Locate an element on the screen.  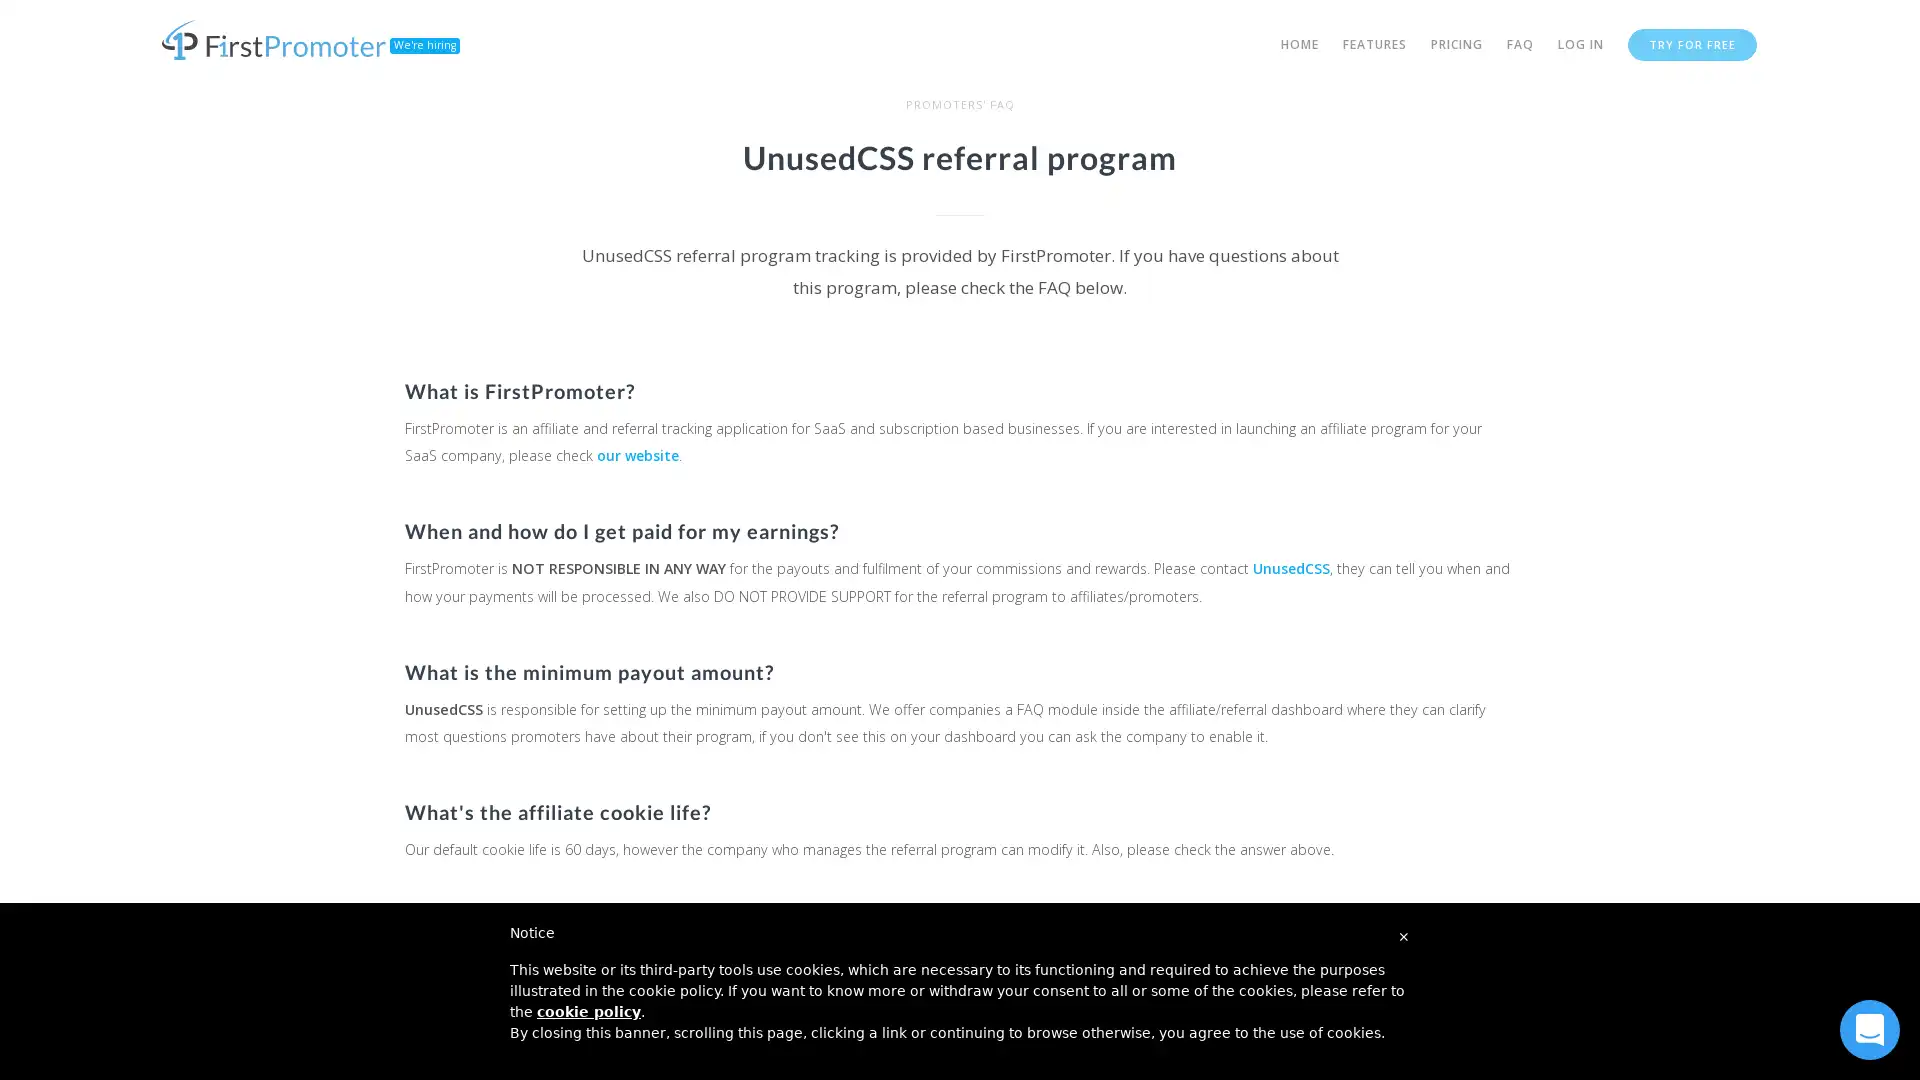
Open Intercom Messenger is located at coordinates (1869, 1029).